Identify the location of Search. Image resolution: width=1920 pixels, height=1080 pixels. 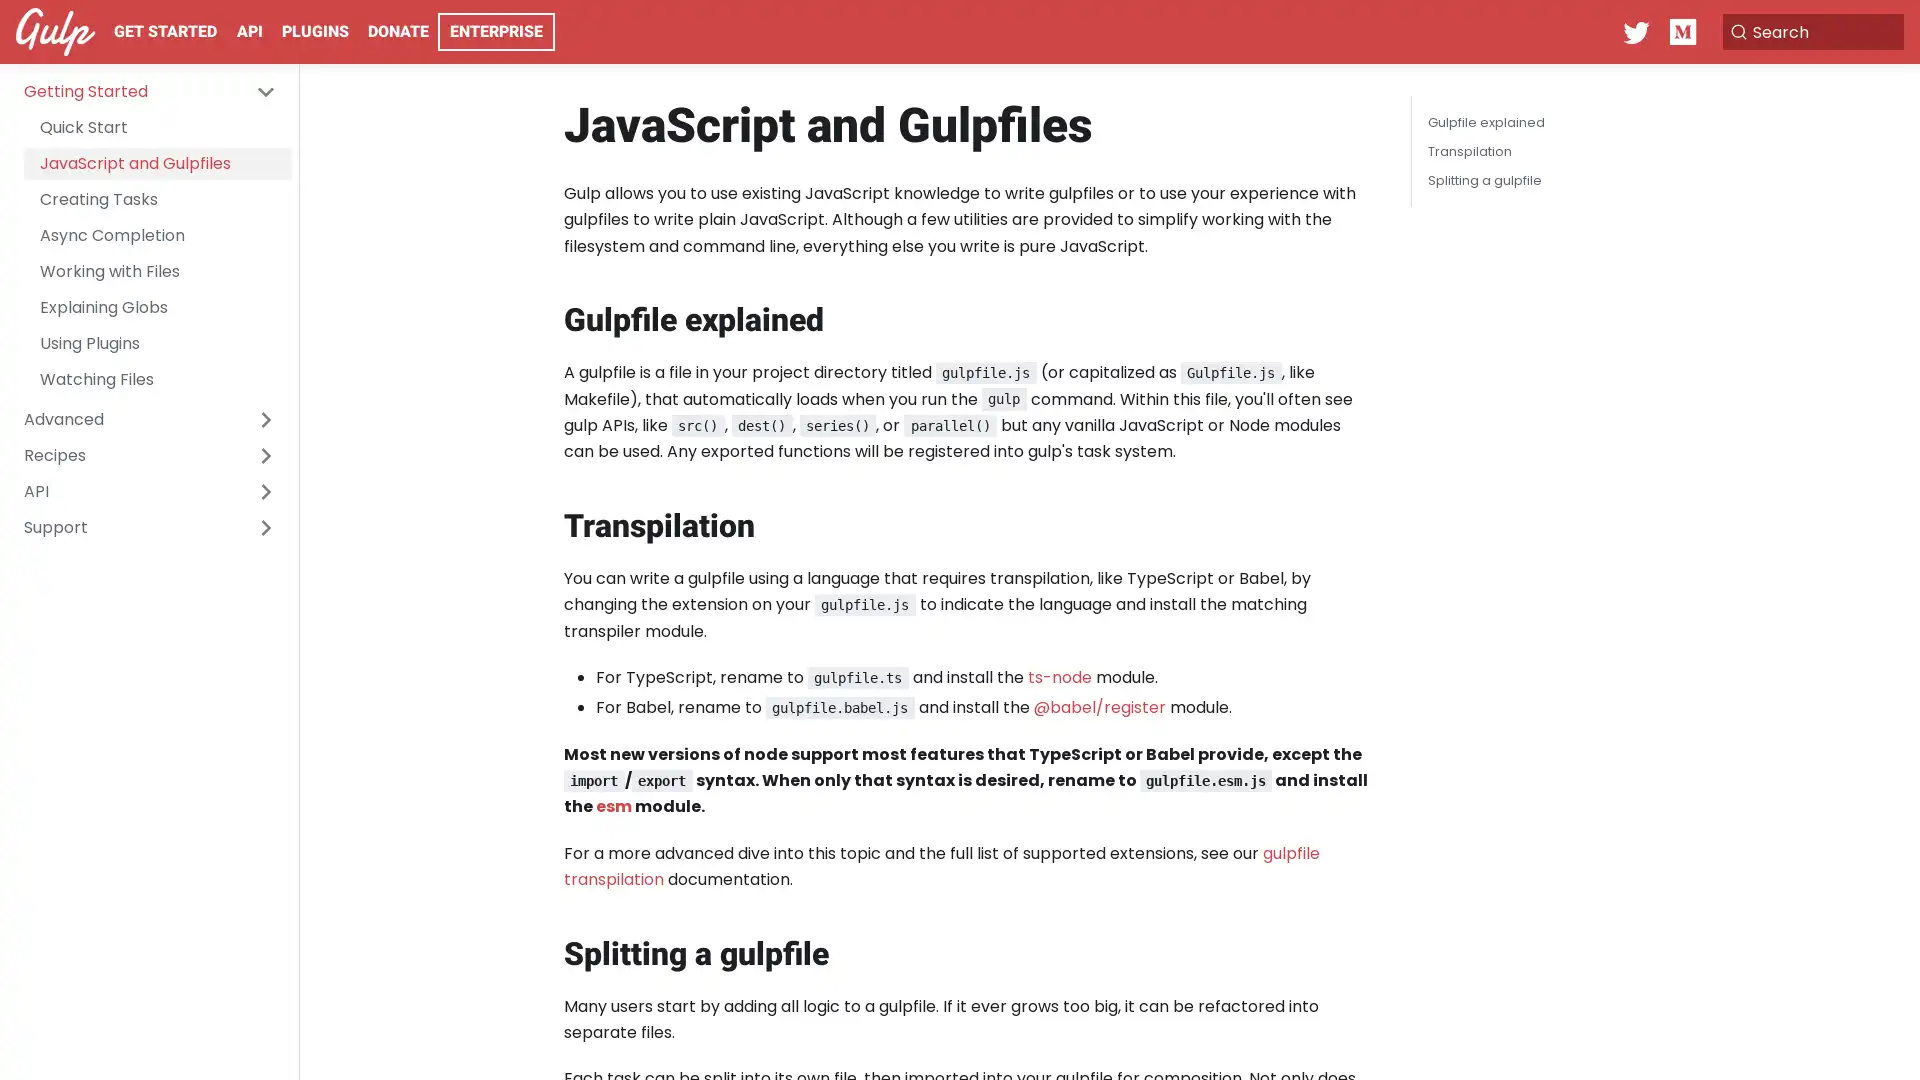
(1804, 31).